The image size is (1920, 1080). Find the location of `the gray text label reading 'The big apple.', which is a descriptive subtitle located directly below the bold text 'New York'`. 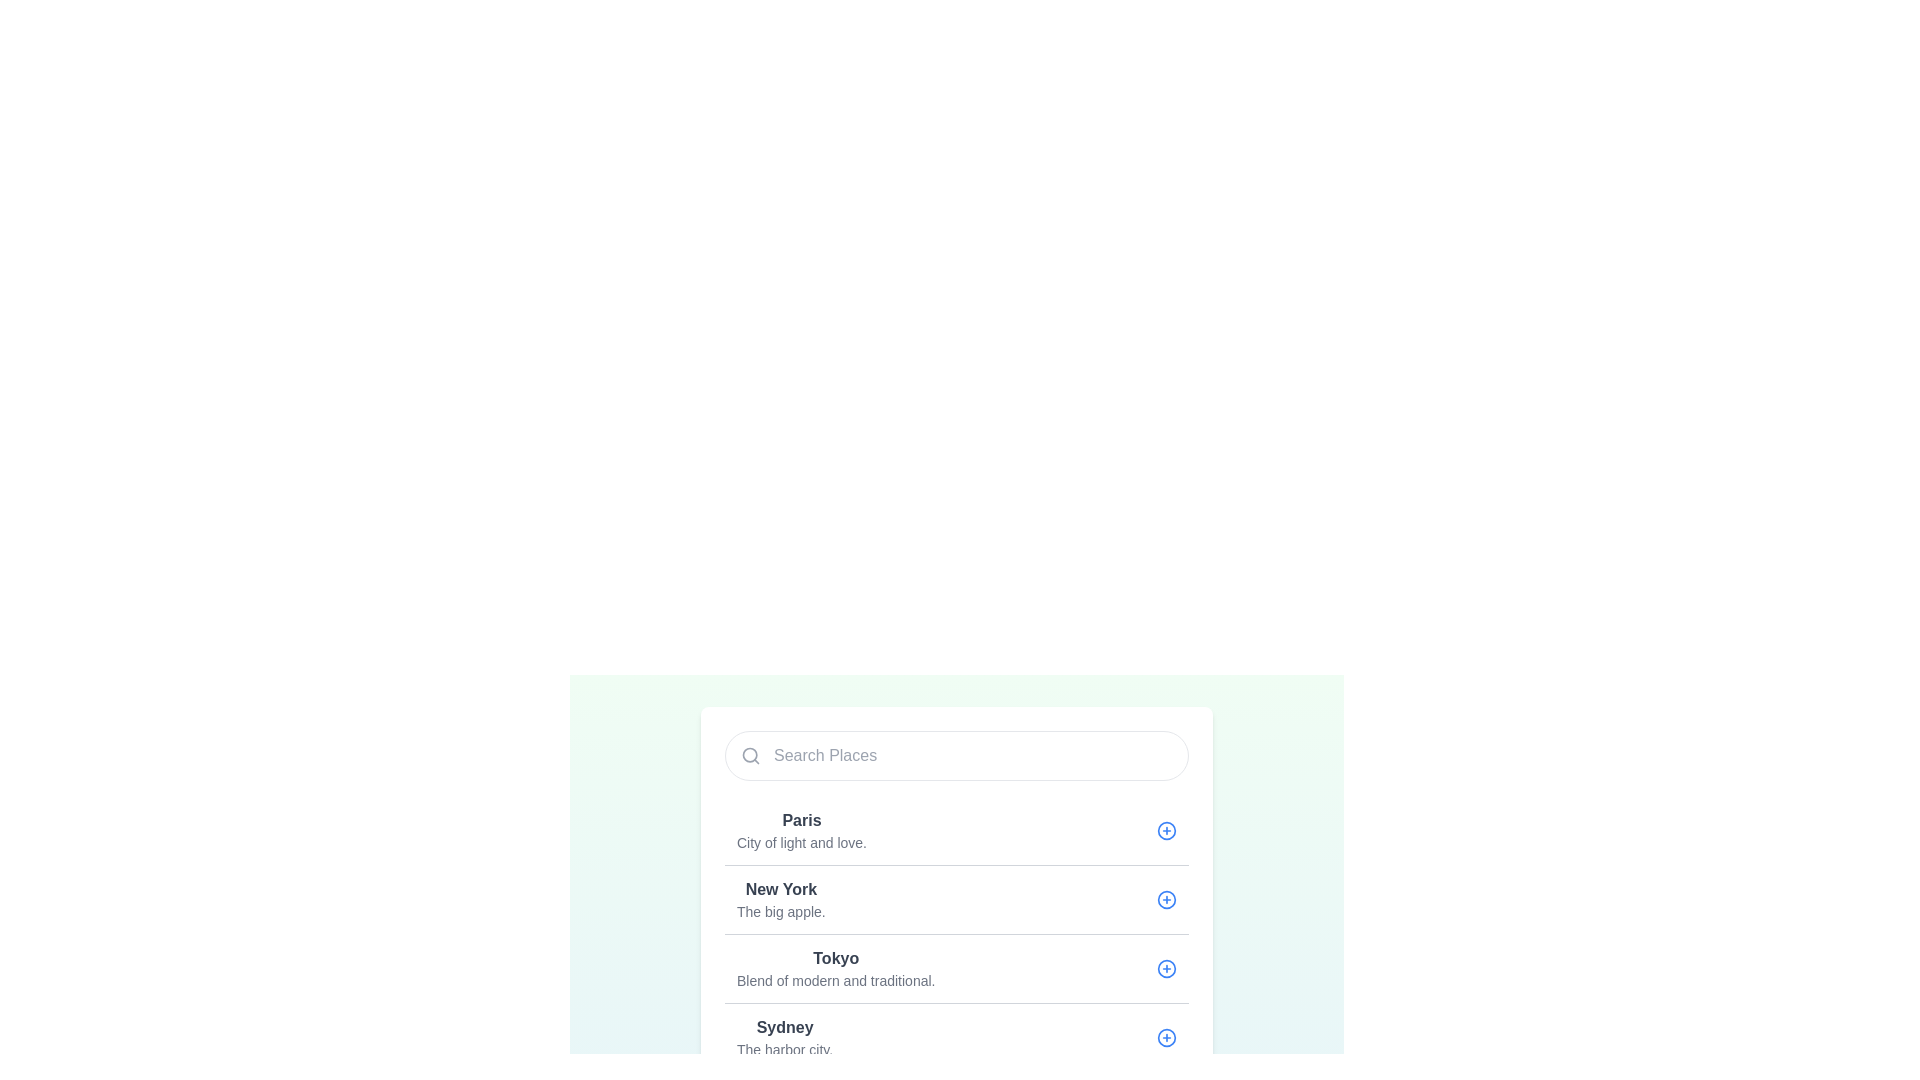

the gray text label reading 'The big apple.', which is a descriptive subtitle located directly below the bold text 'New York' is located at coordinates (780, 911).